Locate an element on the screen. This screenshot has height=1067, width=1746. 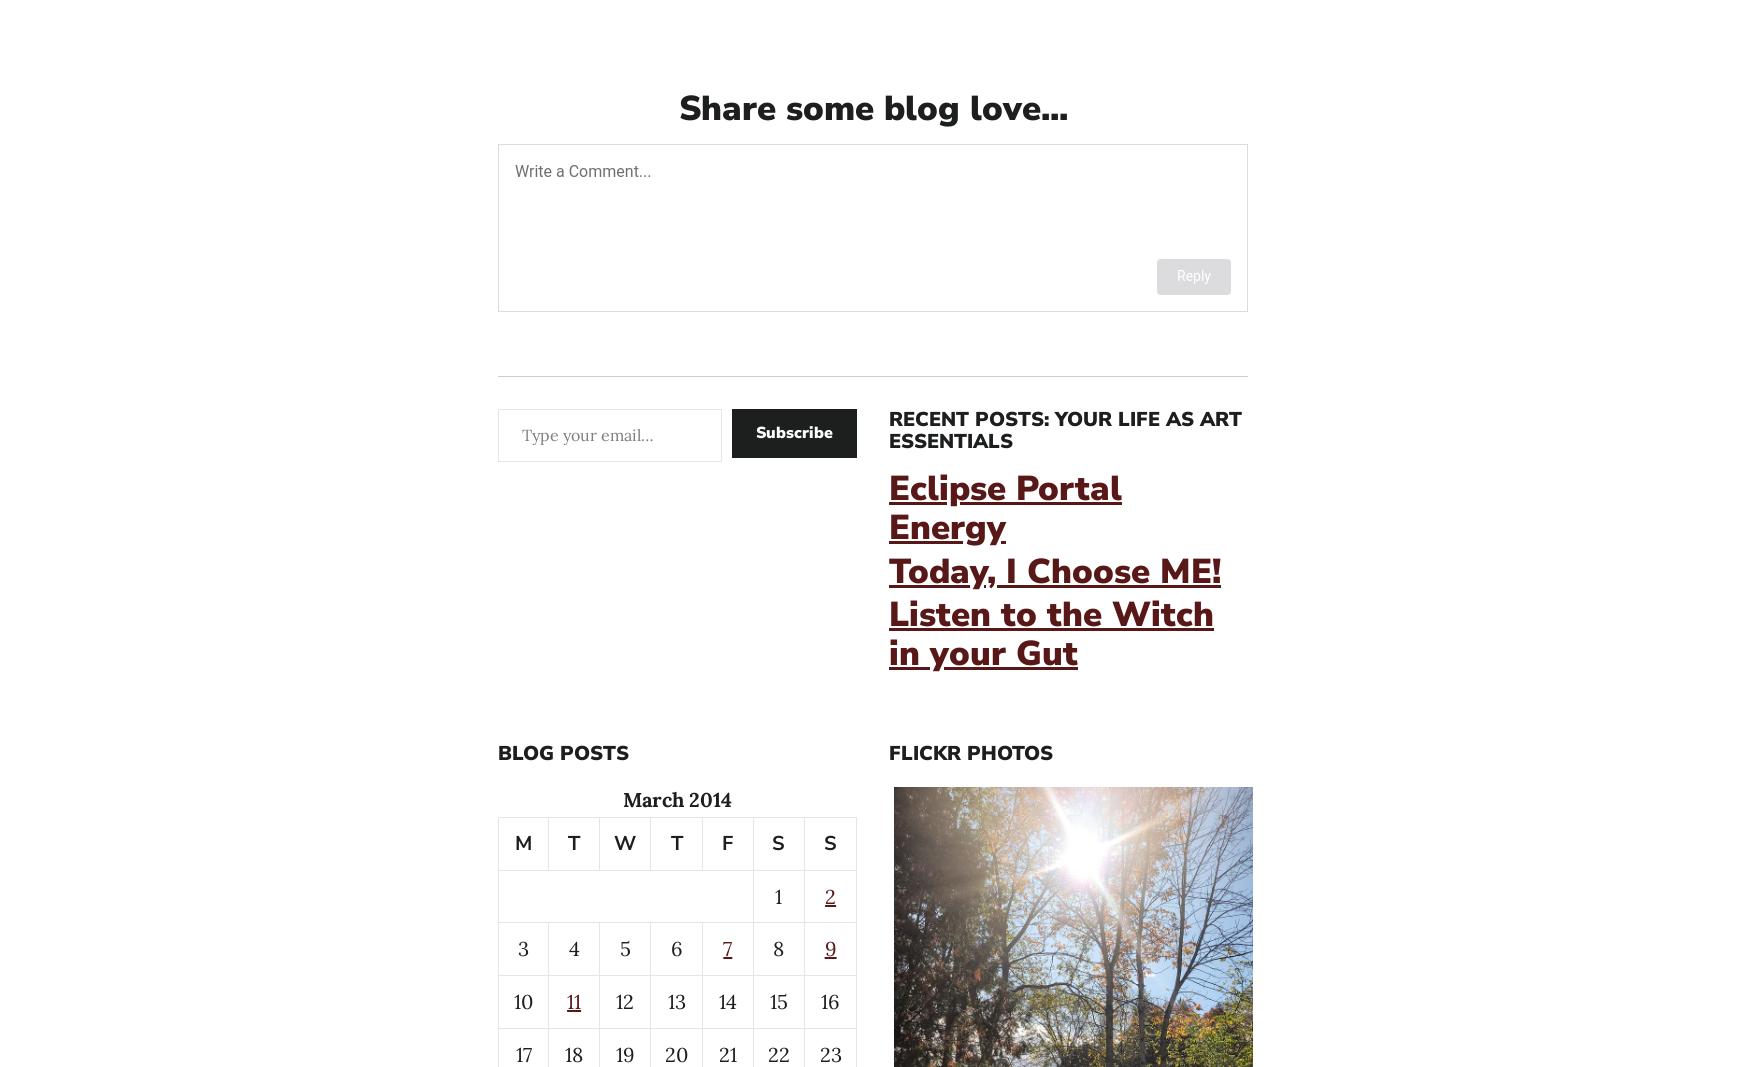
'Recent Posts: Your Life As Art Essentials' is located at coordinates (1064, 429).